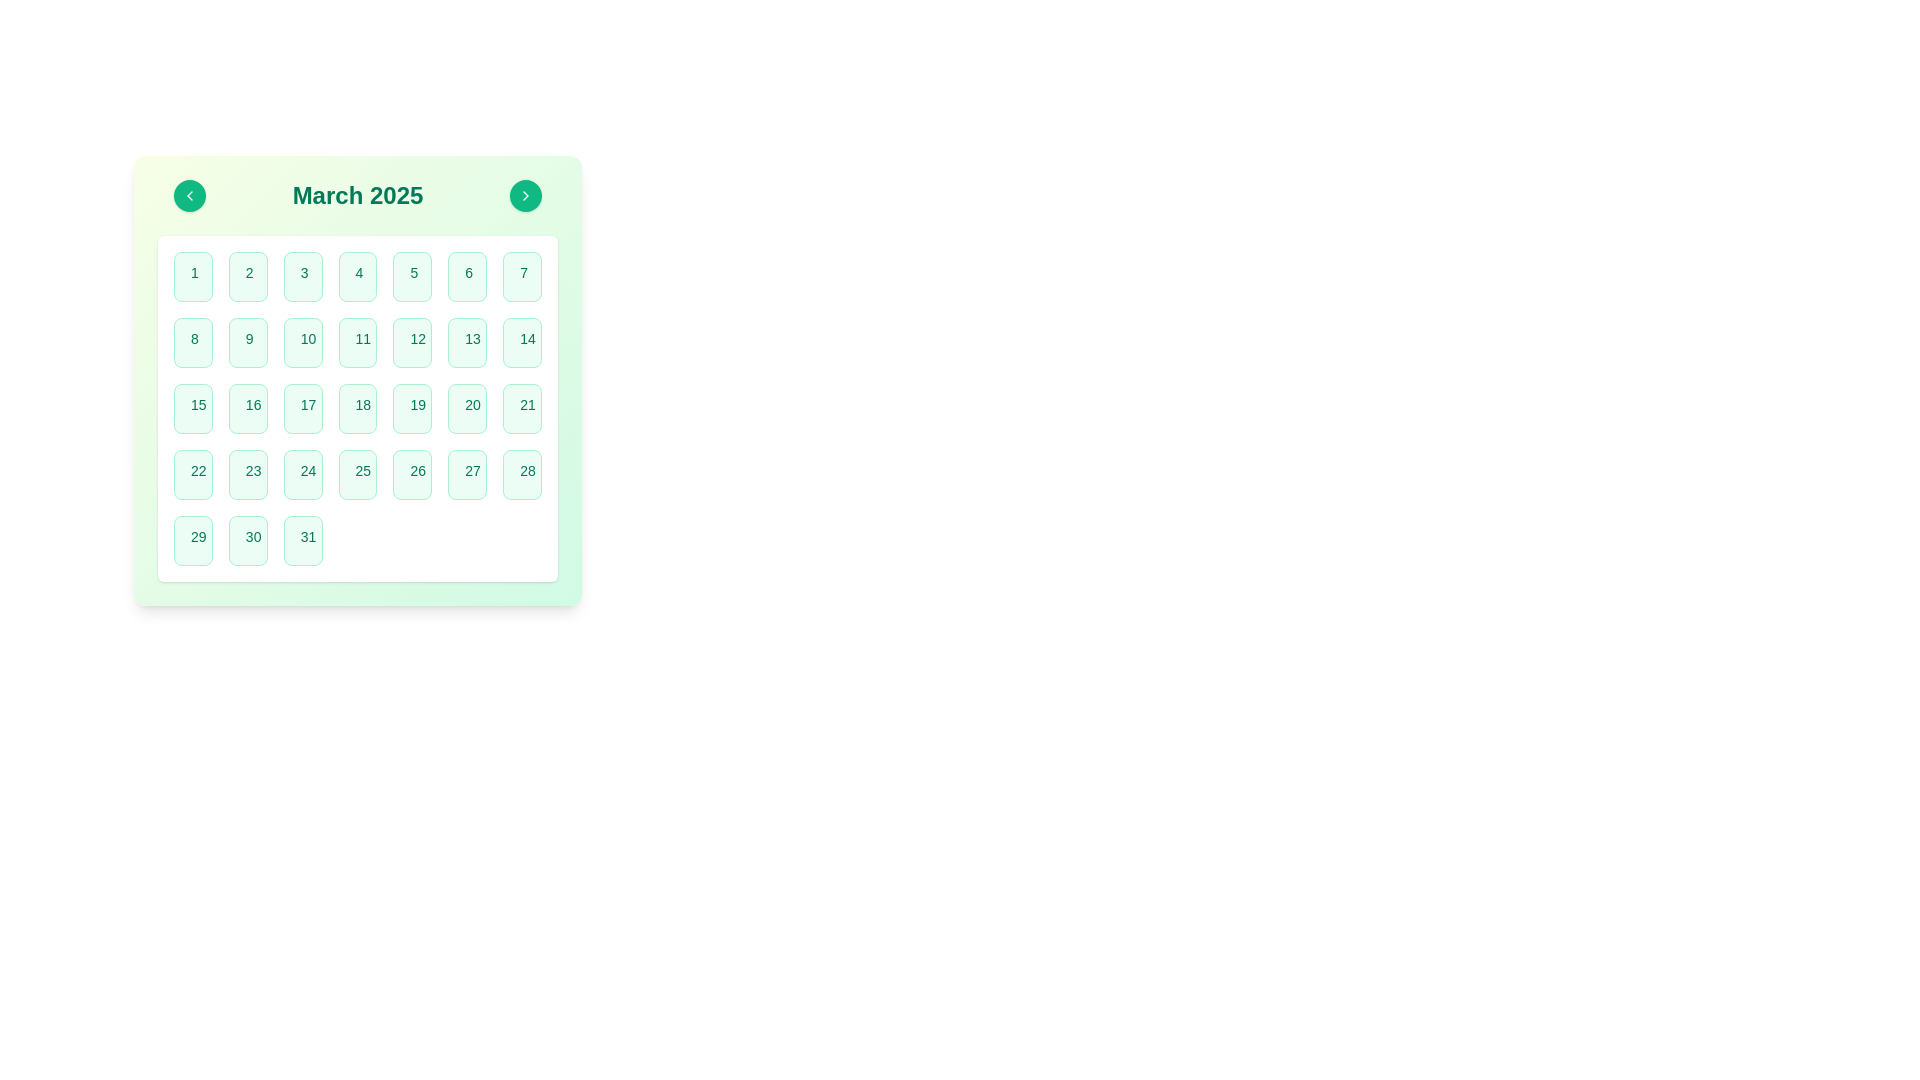 The image size is (1920, 1080). Describe the element at coordinates (190, 196) in the screenshot. I see `the circular button icon located on the left side of the header labeled 'March 2025'` at that location.